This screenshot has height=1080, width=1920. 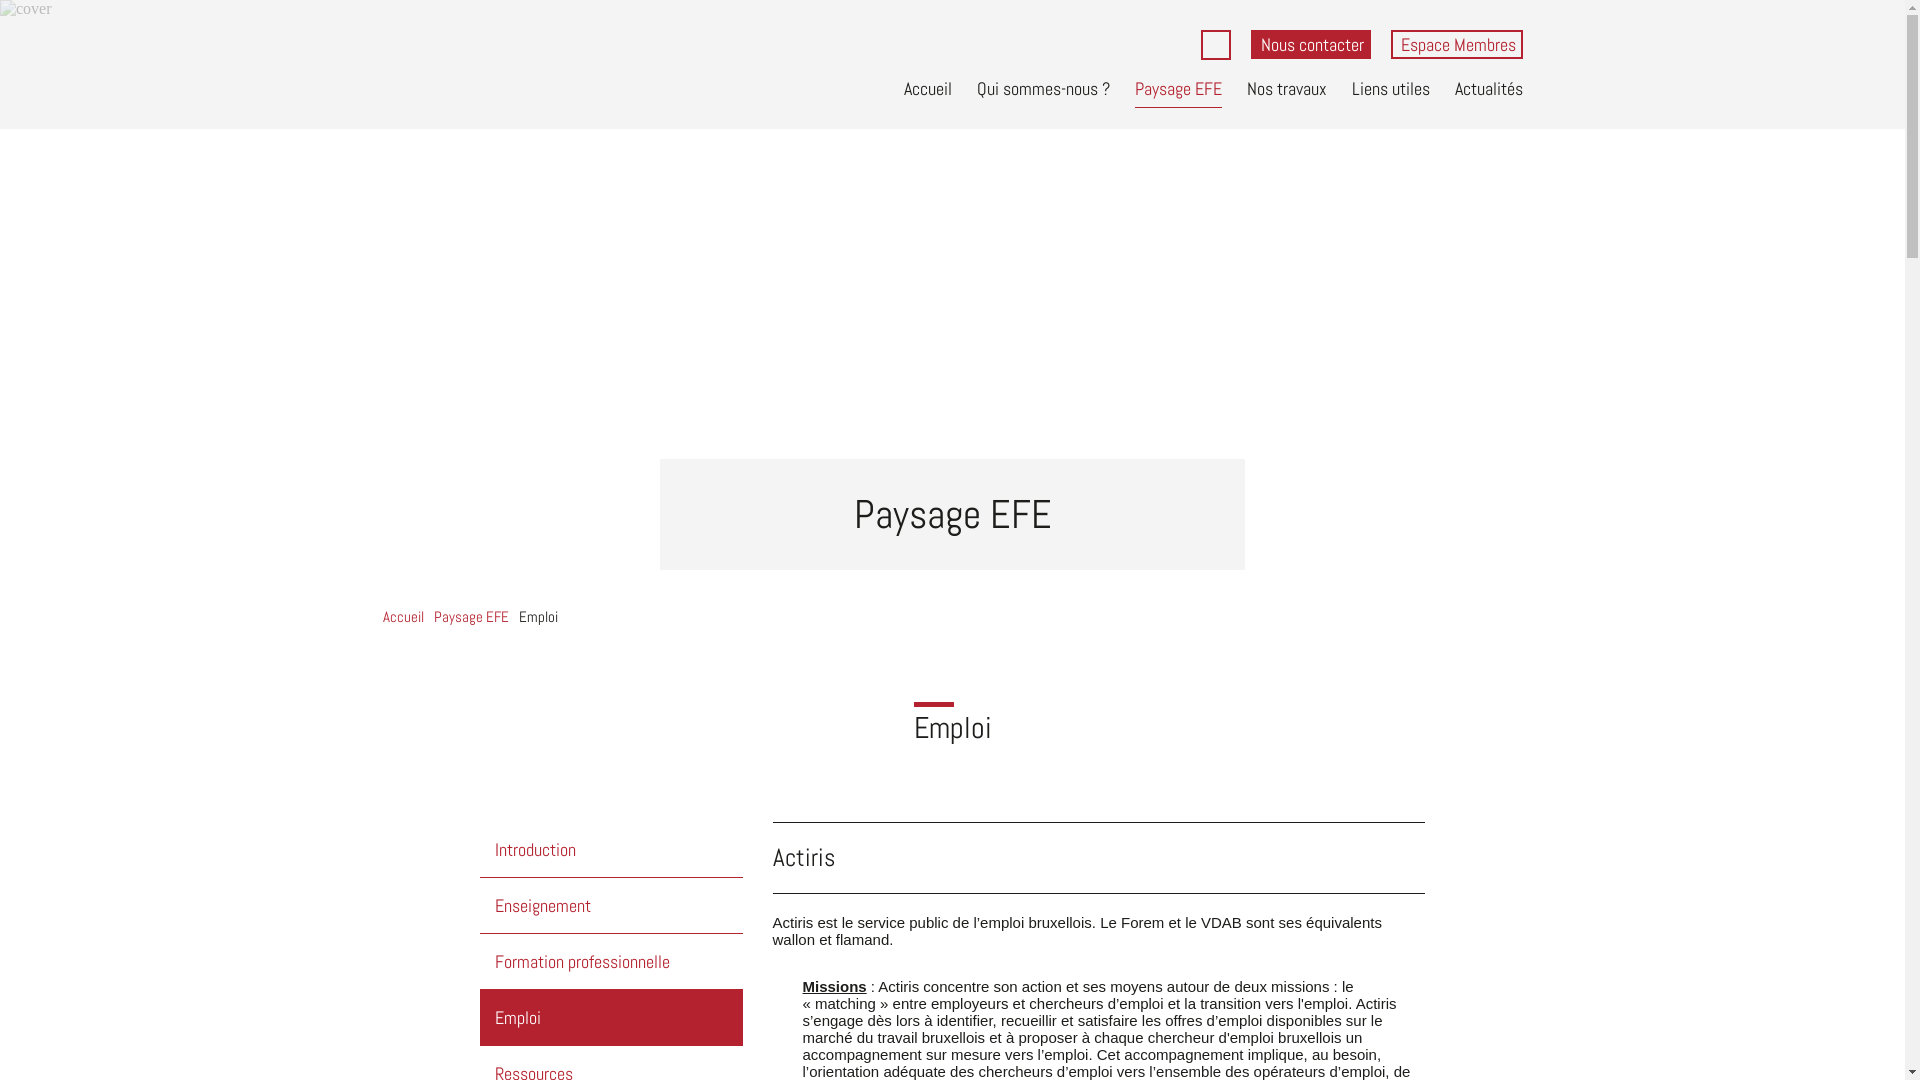 What do you see at coordinates (82, 0) in the screenshot?
I see `'Aller au contenu principal'` at bounding box center [82, 0].